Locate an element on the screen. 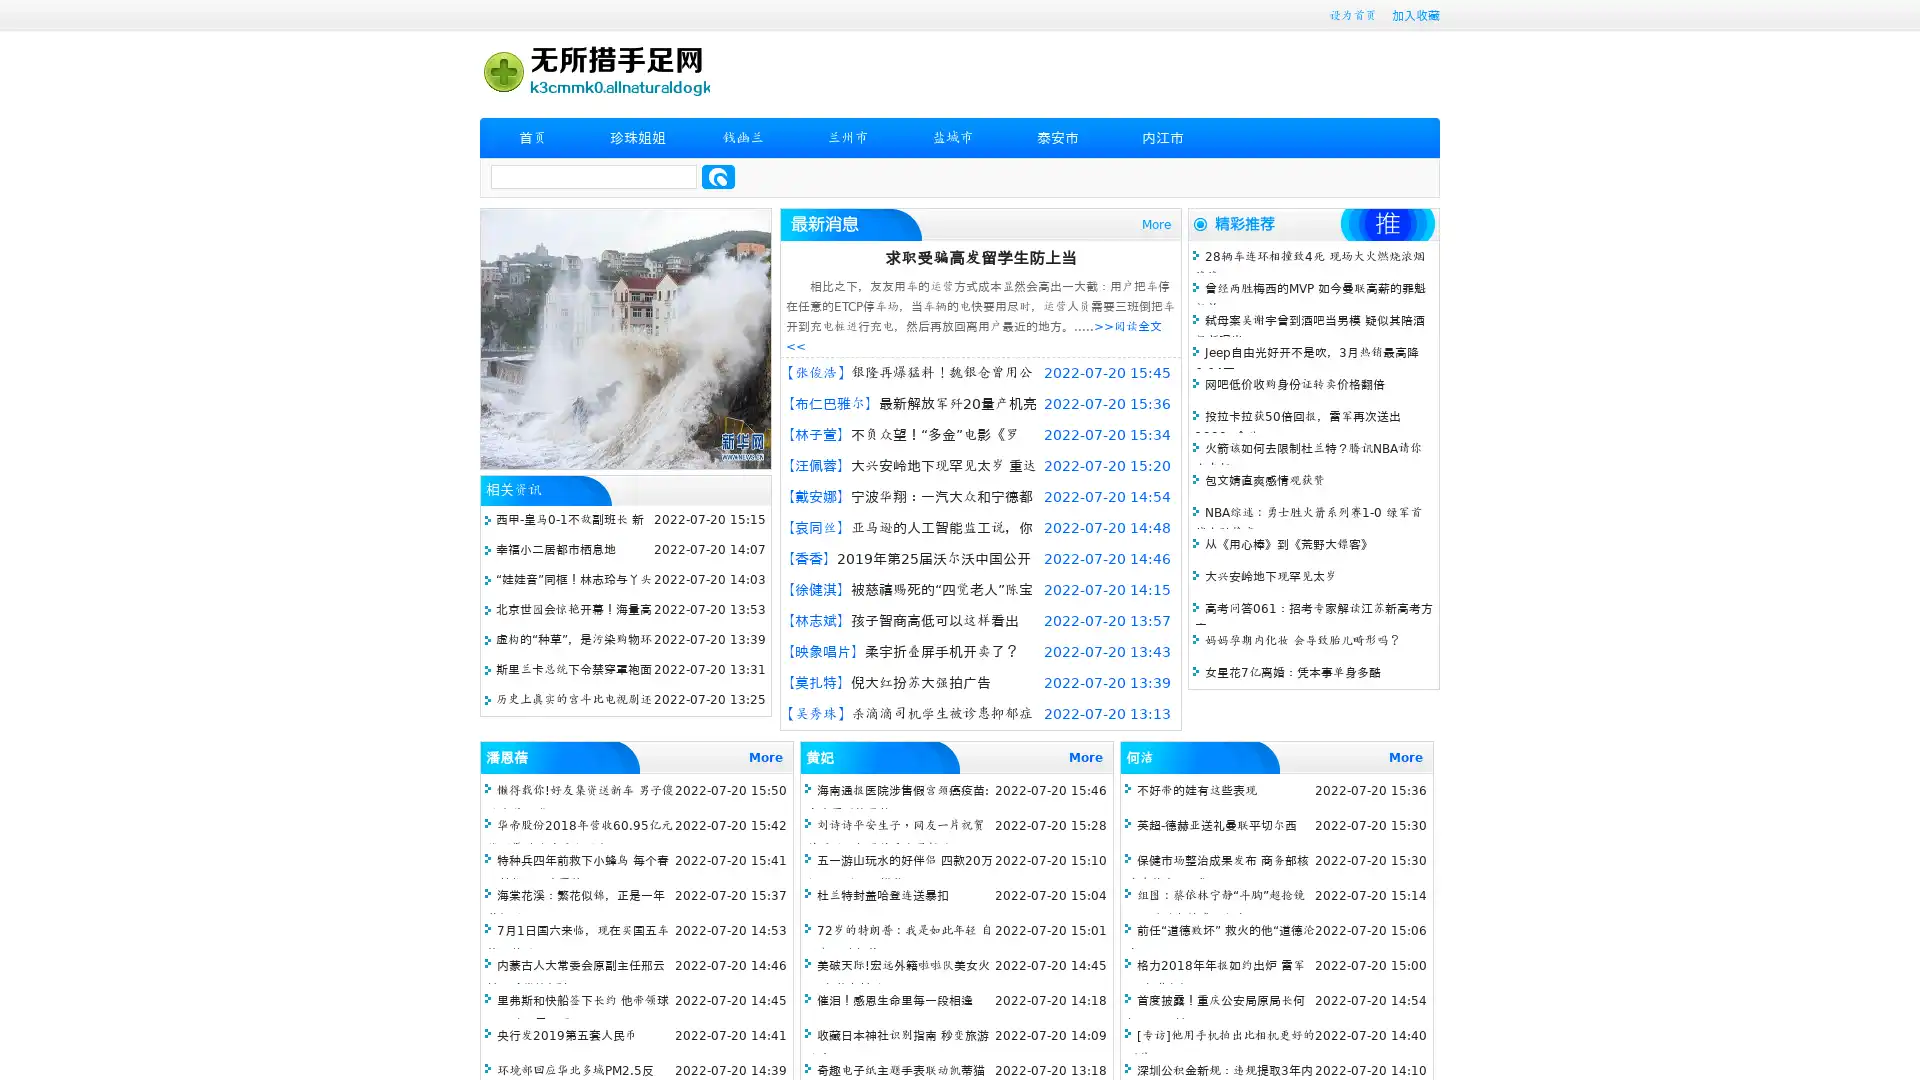 The image size is (1920, 1080). Search is located at coordinates (718, 176).